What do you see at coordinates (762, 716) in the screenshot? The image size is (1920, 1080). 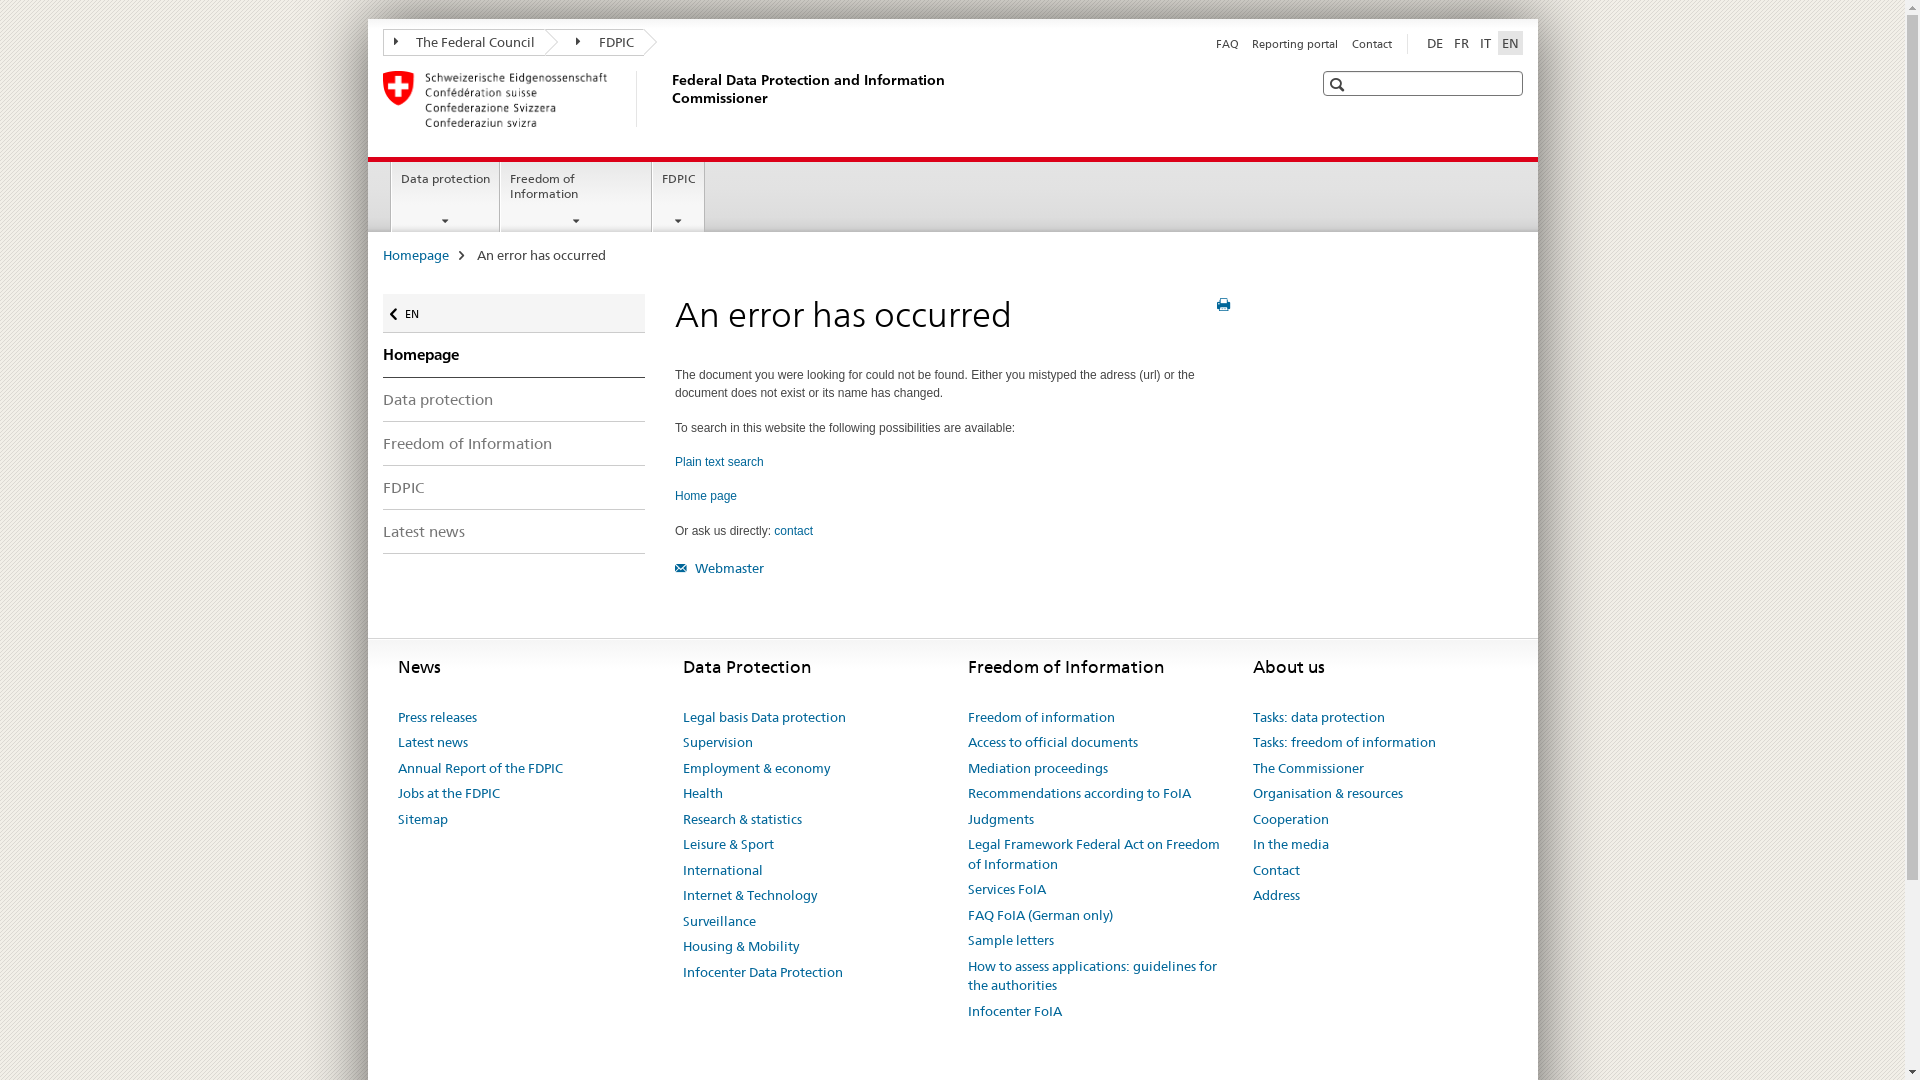 I see `'Legal basis Data protection'` at bounding box center [762, 716].